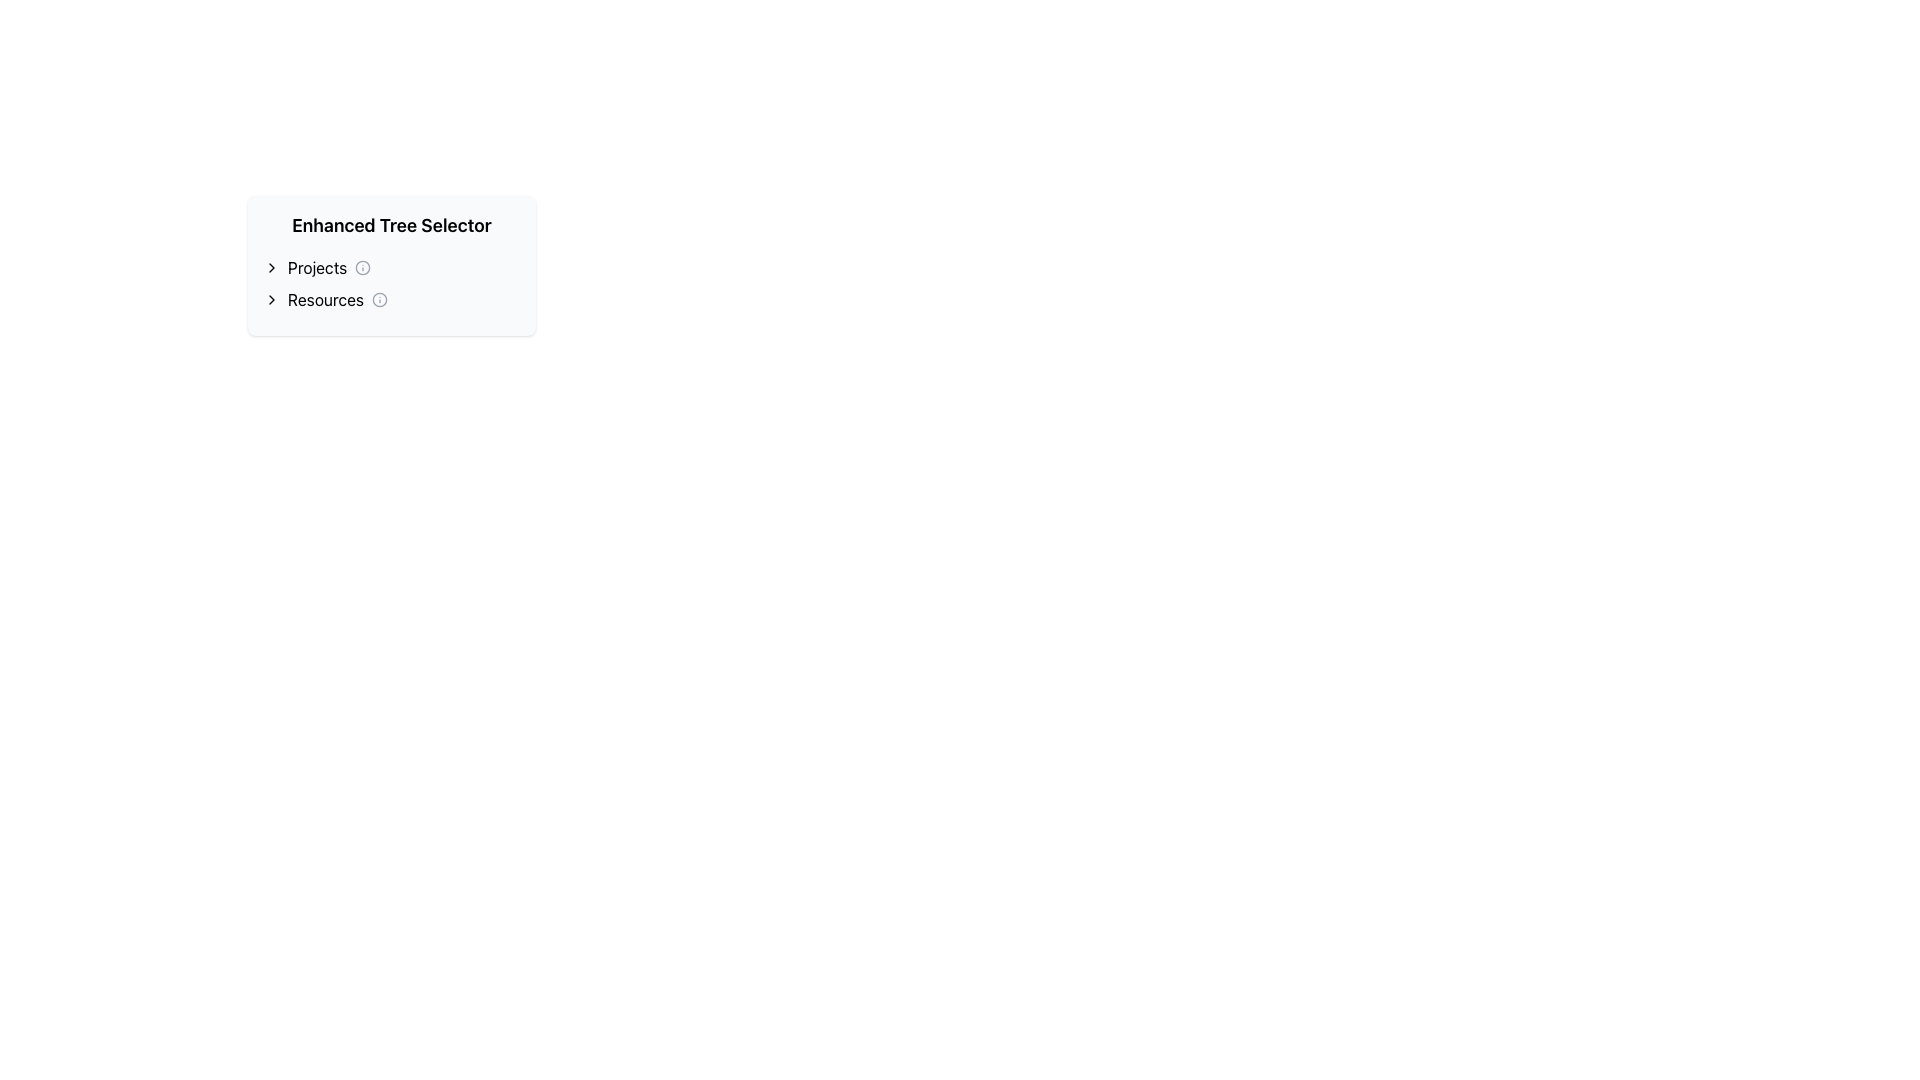 The width and height of the screenshot is (1920, 1080). I want to click on the circular icon adjacent to the 'Projects' label, which has a simplistic design and solid outline, so click(363, 266).